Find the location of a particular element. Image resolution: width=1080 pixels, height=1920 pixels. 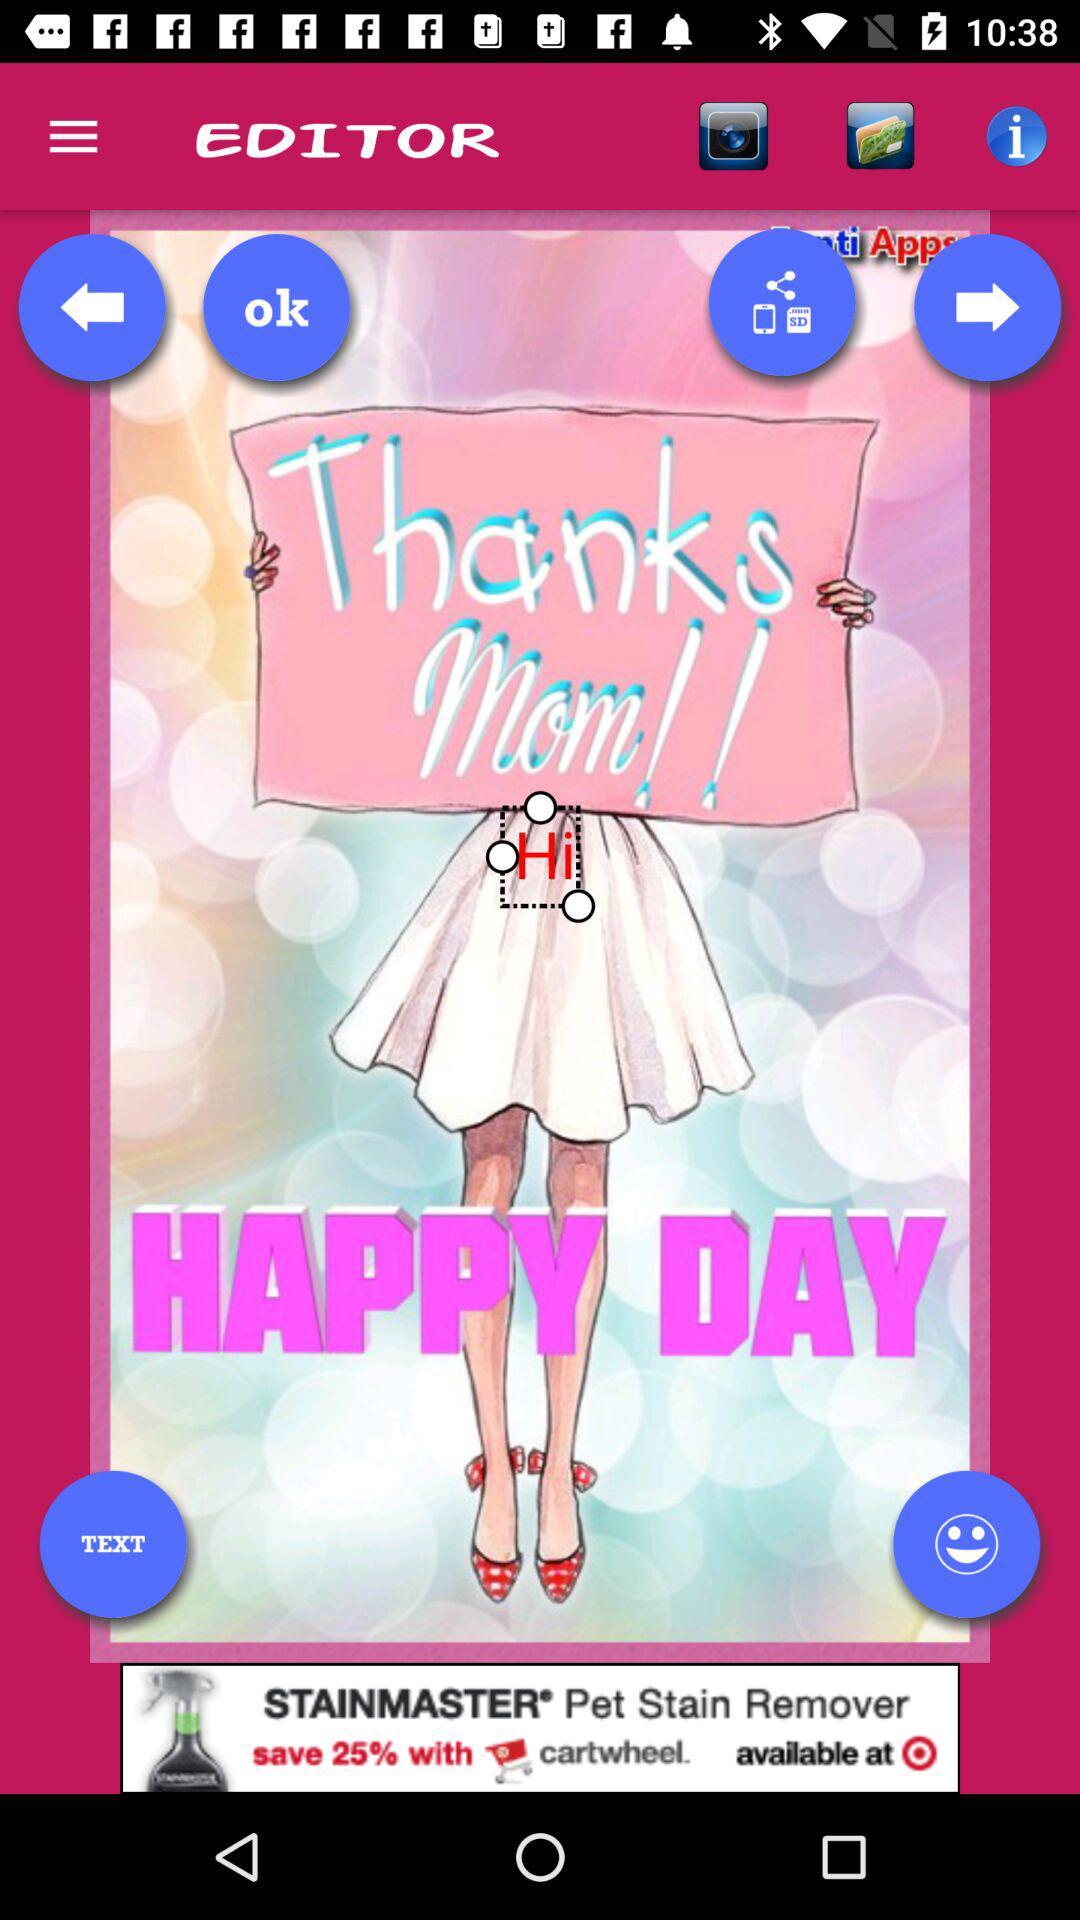

the emoji icon is located at coordinates (965, 1543).